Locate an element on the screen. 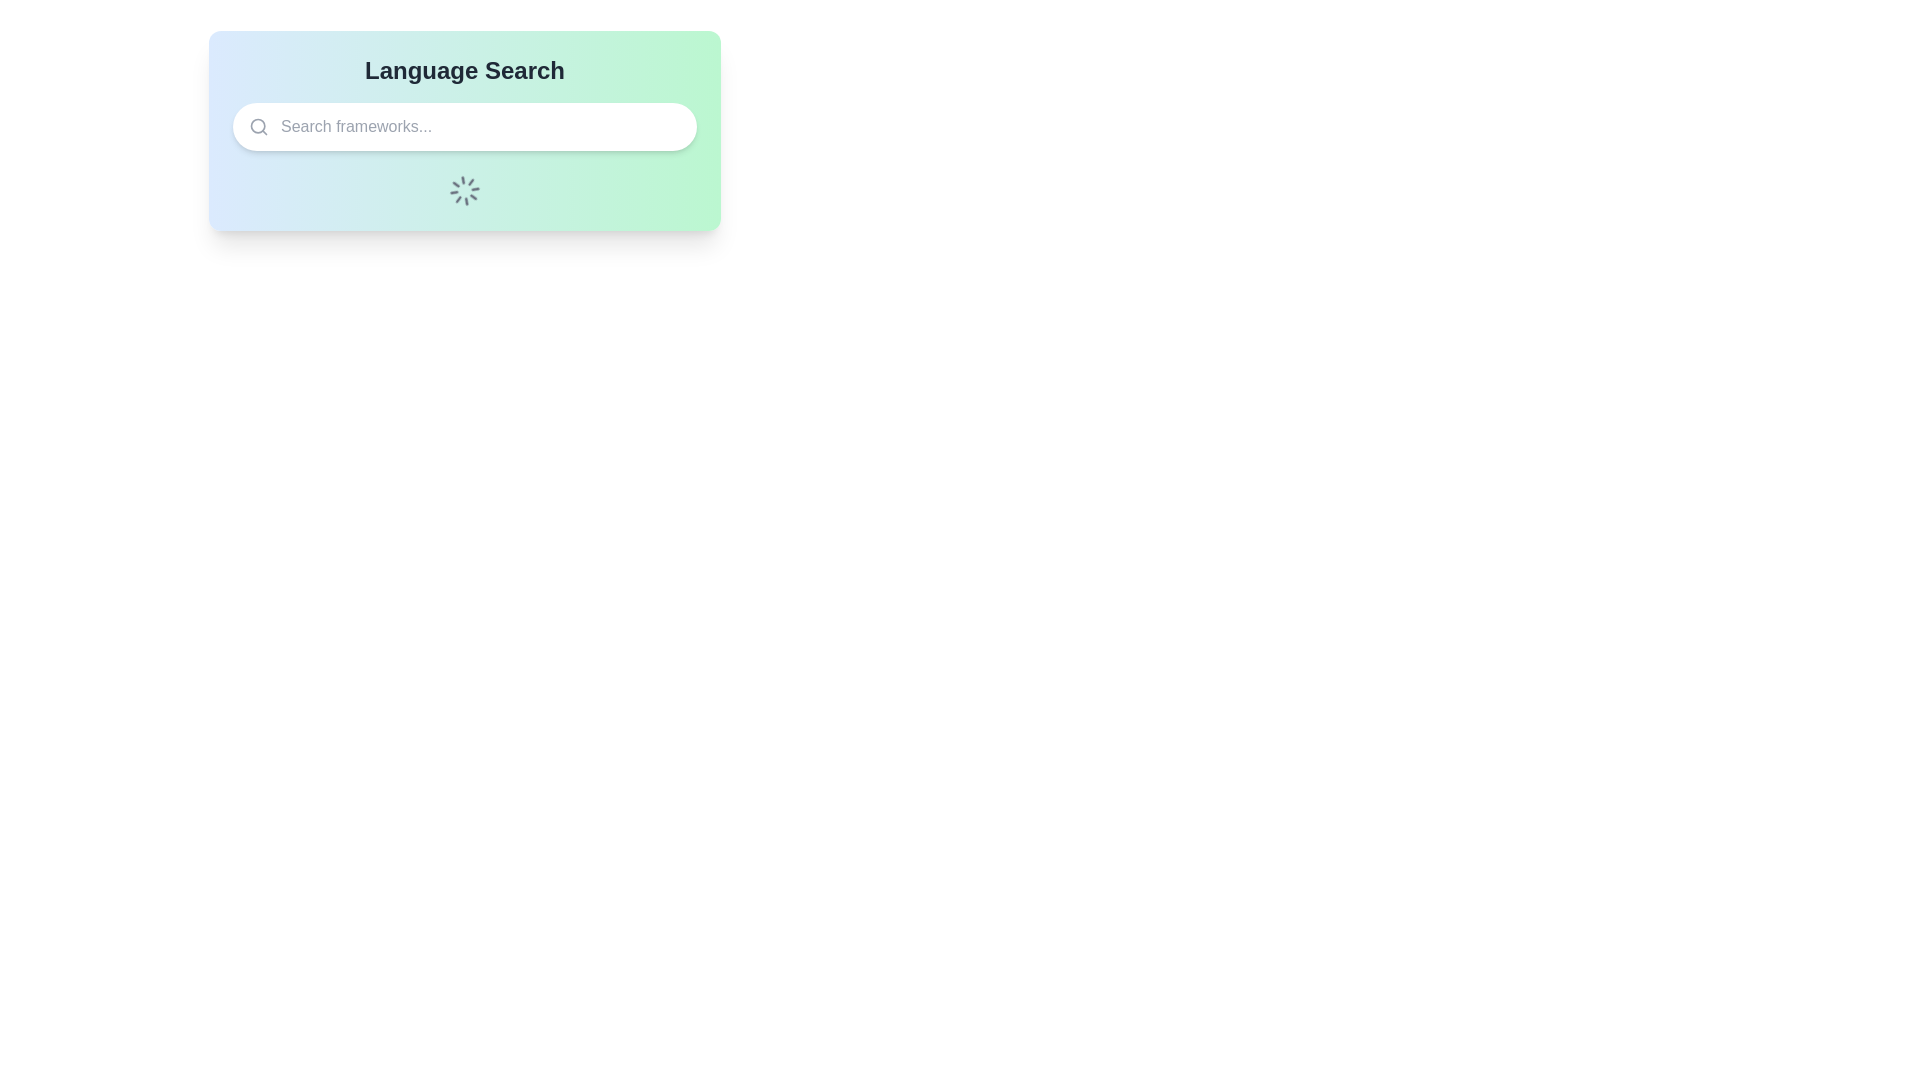  loading spinner located beneath the central search bar, which indicates that a process is in progress, for debugging purposes is located at coordinates (464, 191).